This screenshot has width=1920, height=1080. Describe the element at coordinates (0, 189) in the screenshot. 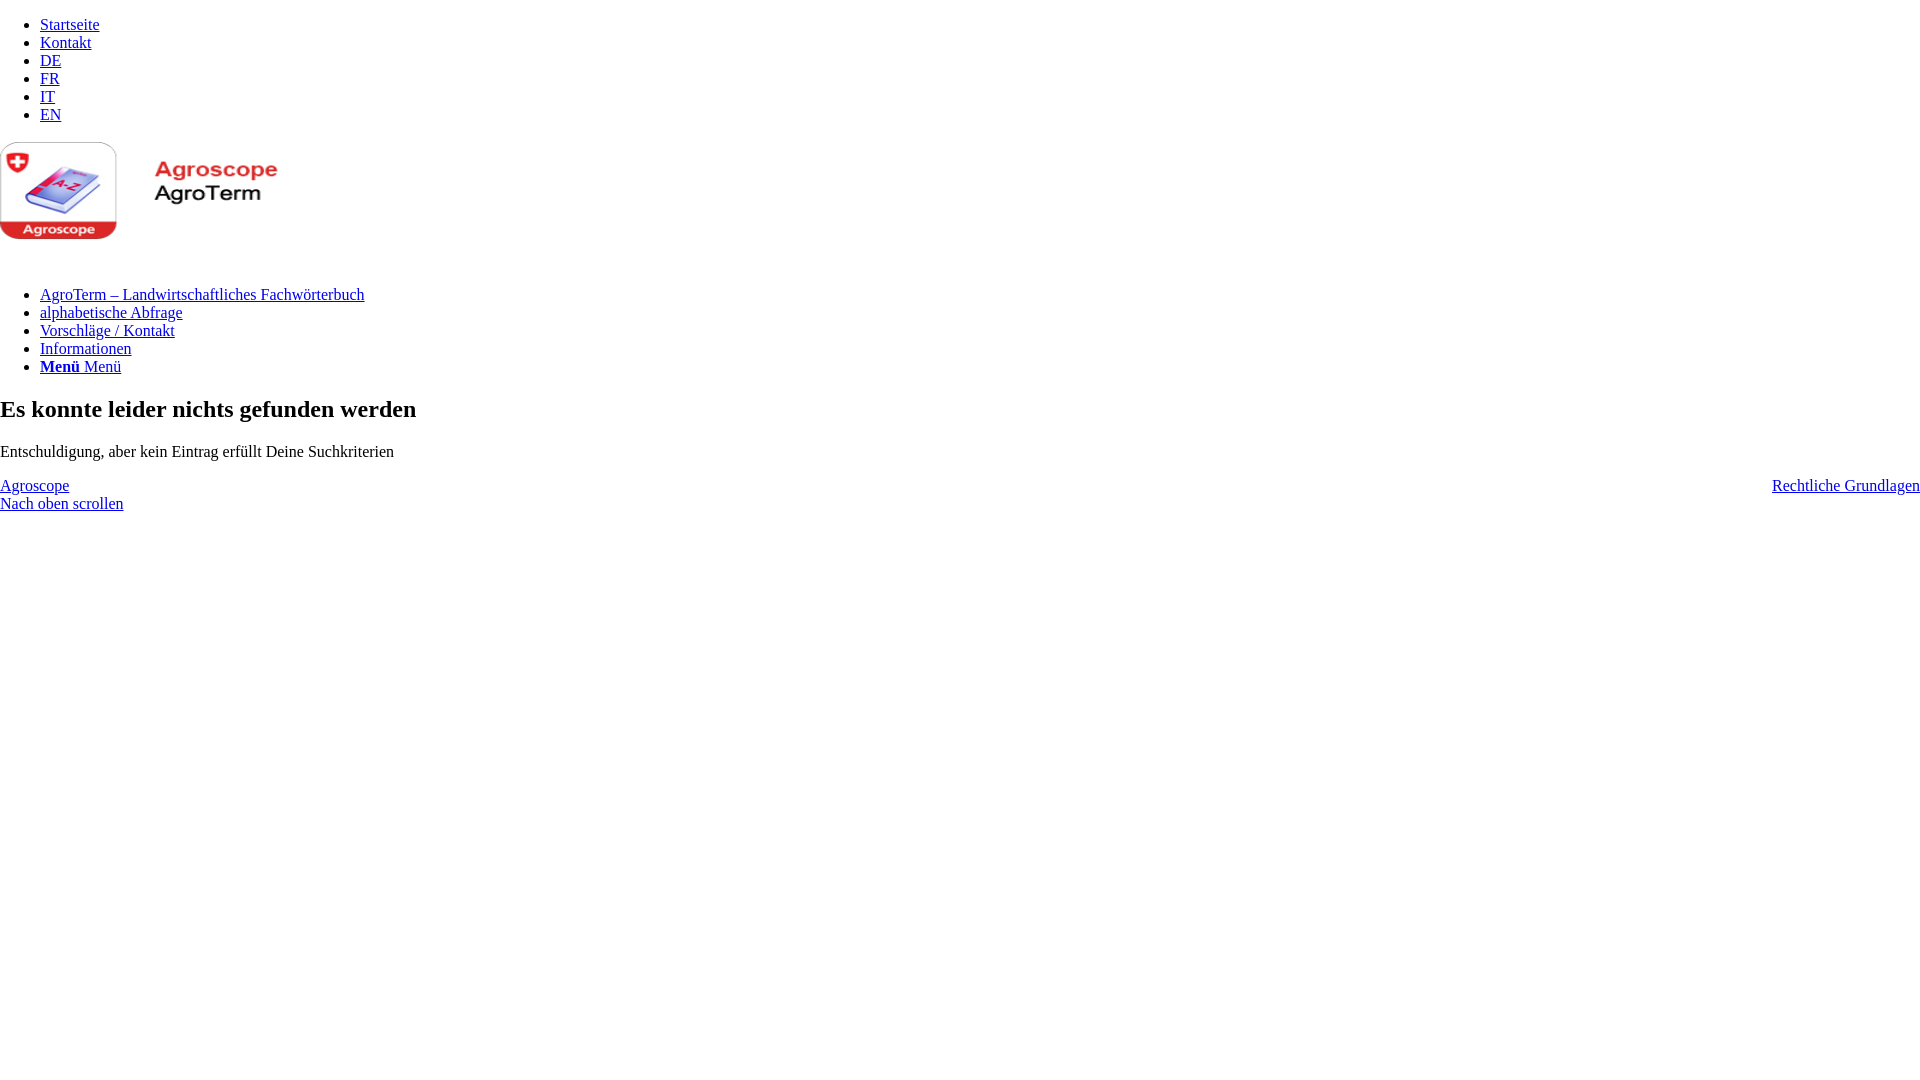

I see `'logo'` at that location.